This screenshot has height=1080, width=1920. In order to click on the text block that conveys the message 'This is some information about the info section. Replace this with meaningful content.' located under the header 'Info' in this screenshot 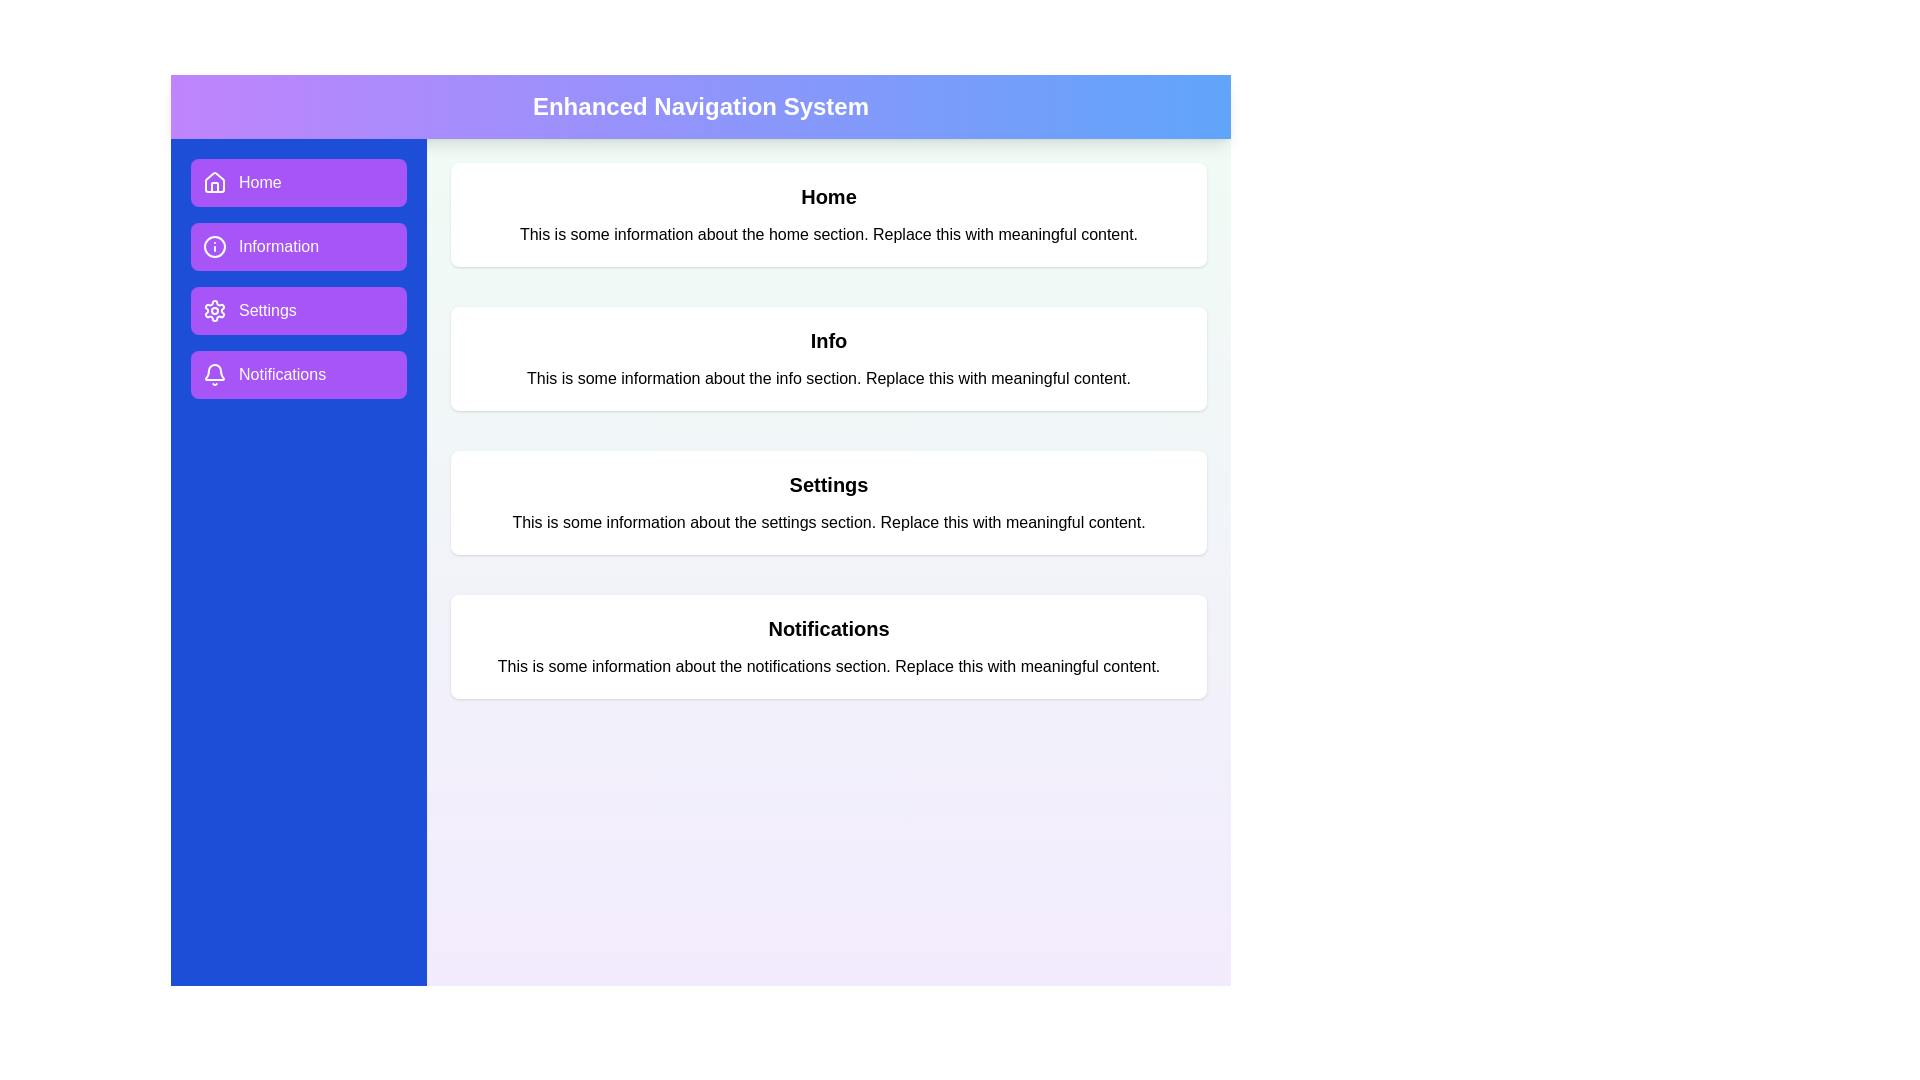, I will do `click(829, 378)`.